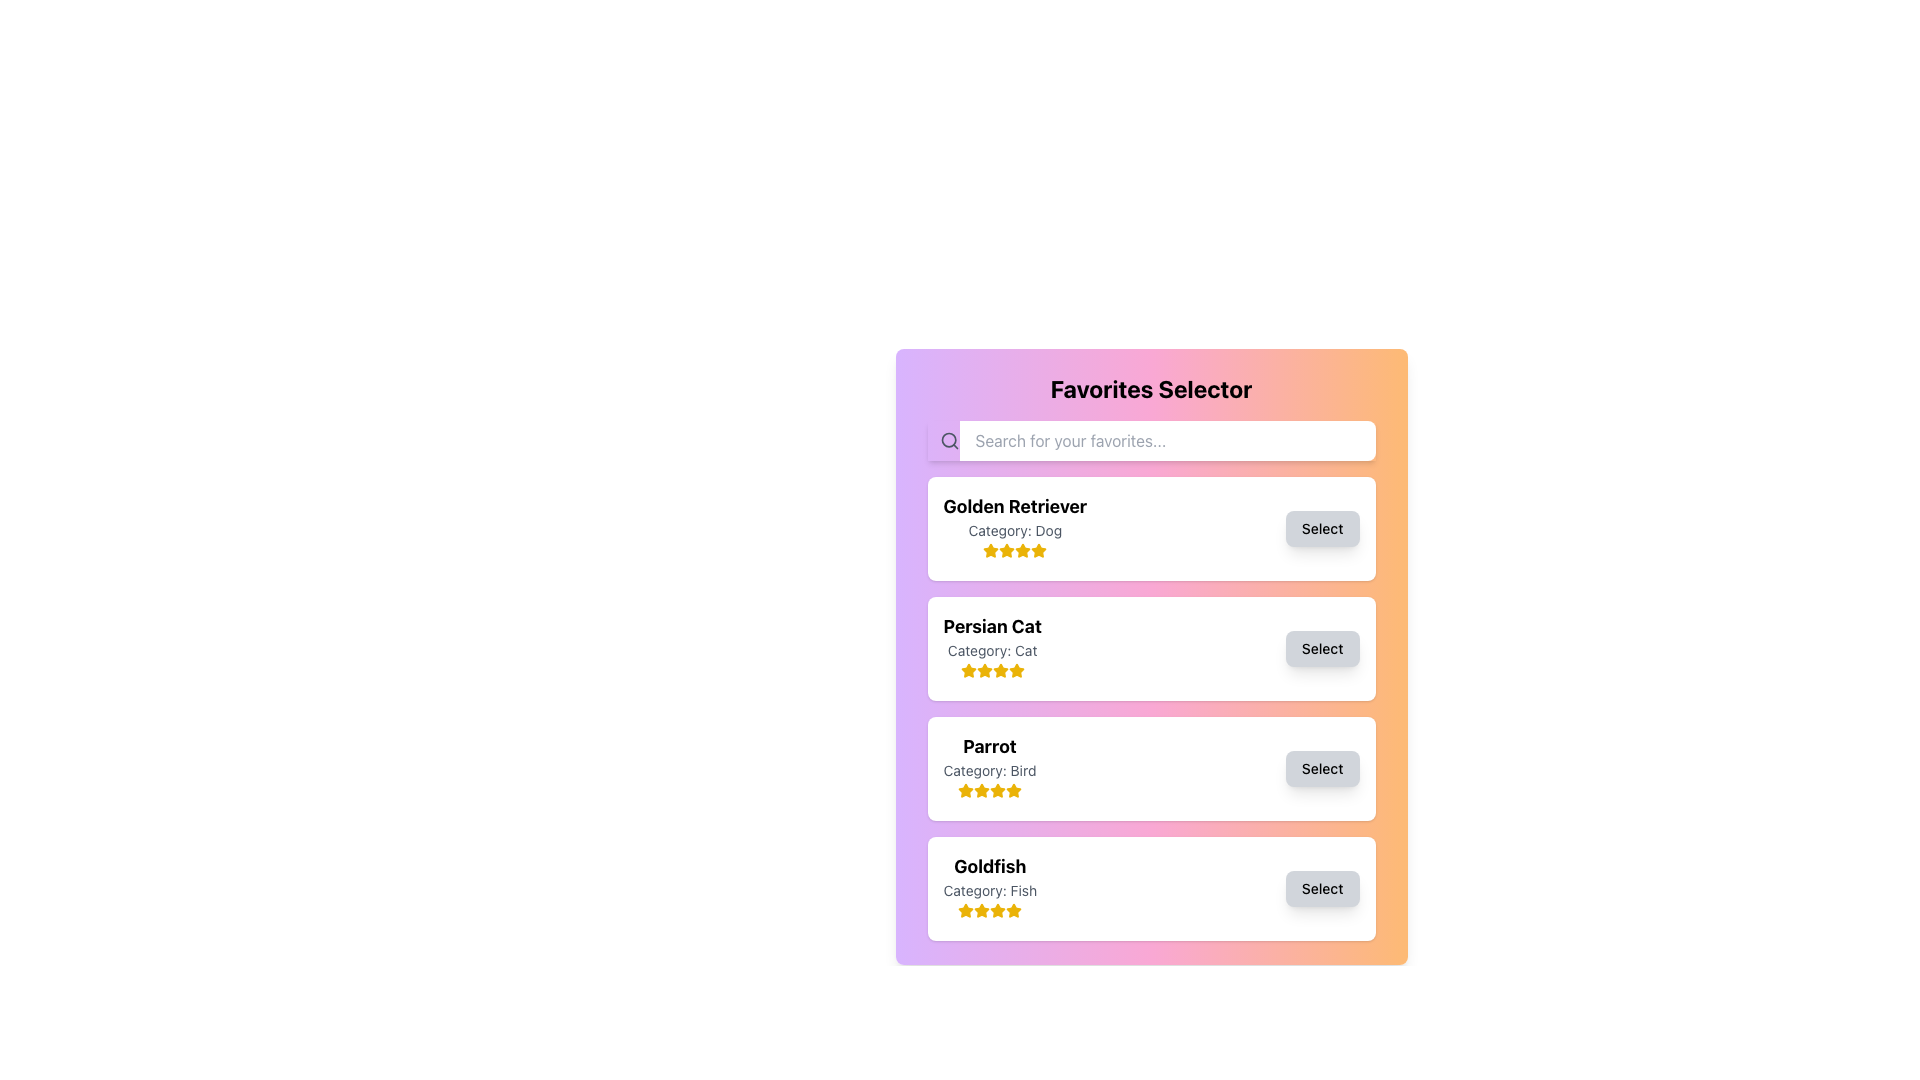 The height and width of the screenshot is (1080, 1920). What do you see at coordinates (1038, 550) in the screenshot?
I see `the third star-shaped icon filled with yellow color under the item titled 'Golden Retriever' to rate it` at bounding box center [1038, 550].